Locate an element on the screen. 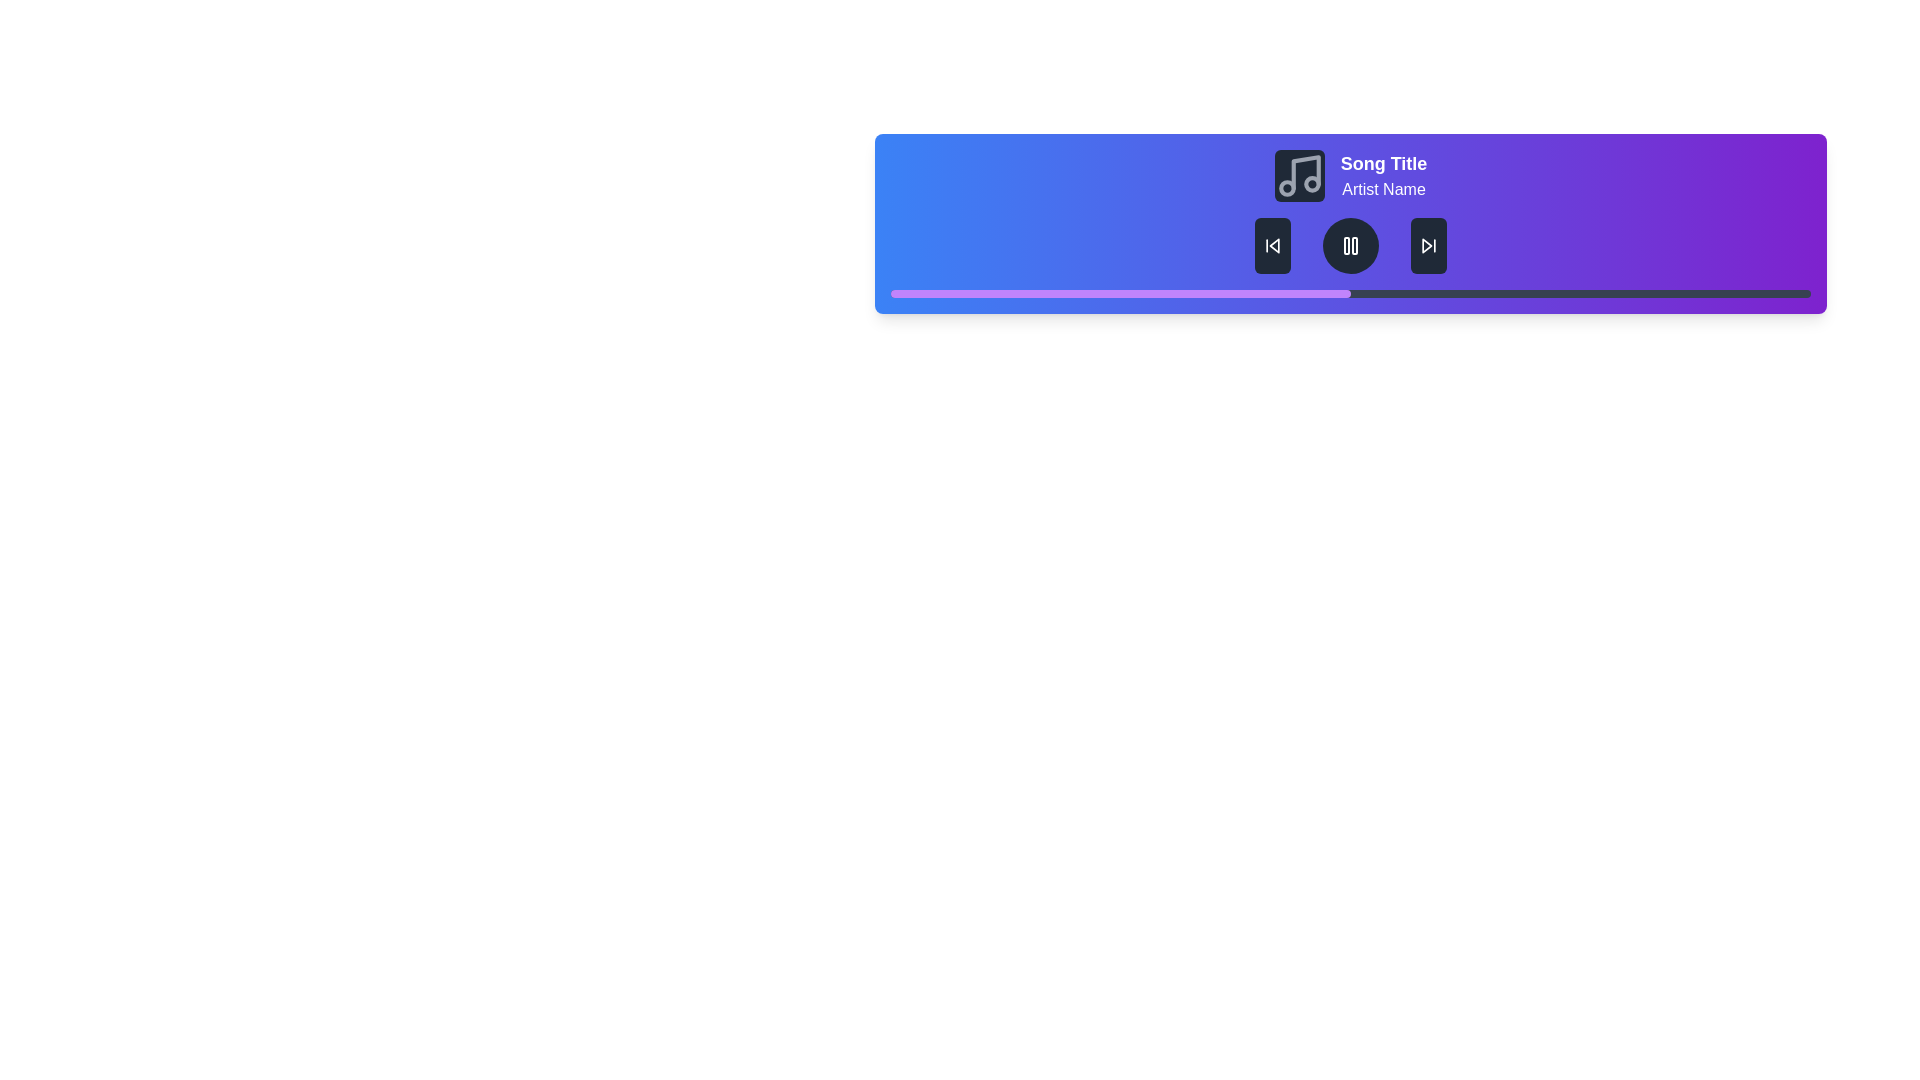 This screenshot has height=1080, width=1920. progress is located at coordinates (1038, 293).